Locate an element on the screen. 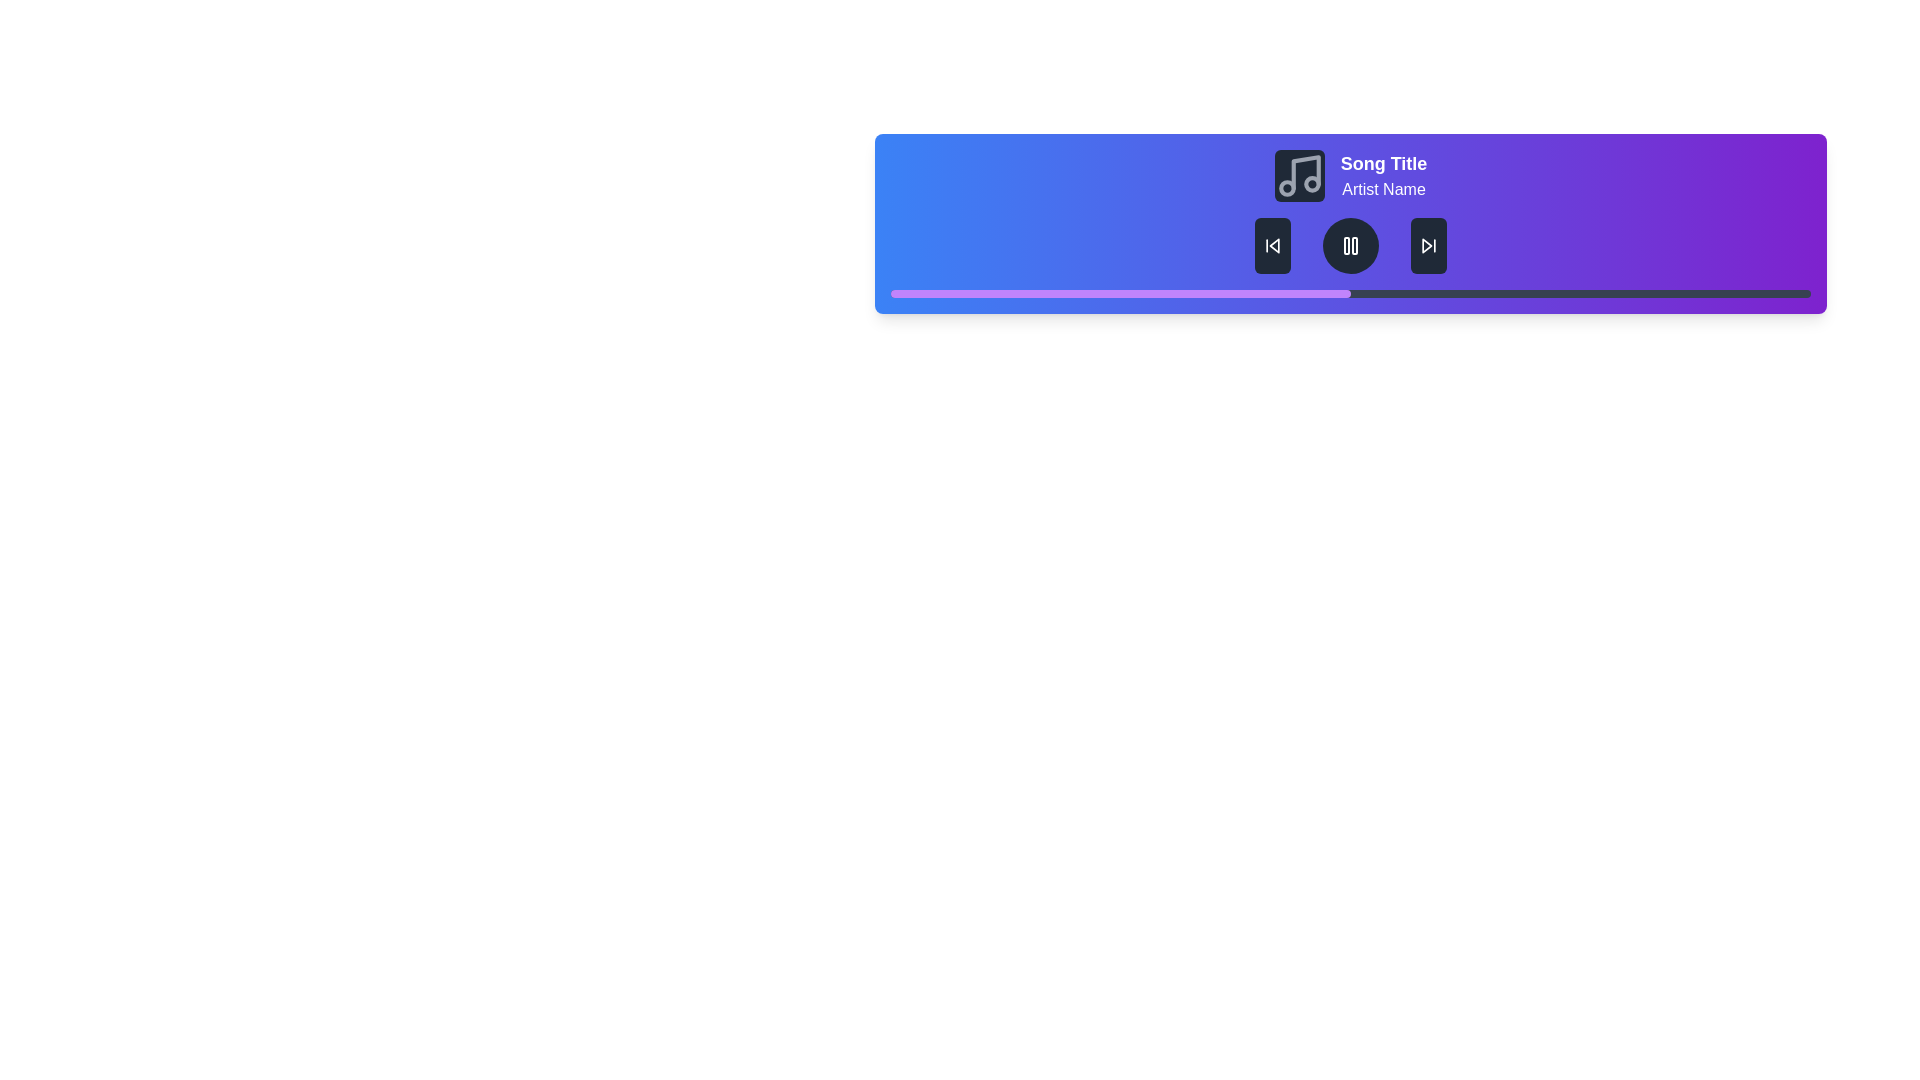 This screenshot has height=1080, width=1920. progress is located at coordinates (1038, 293).